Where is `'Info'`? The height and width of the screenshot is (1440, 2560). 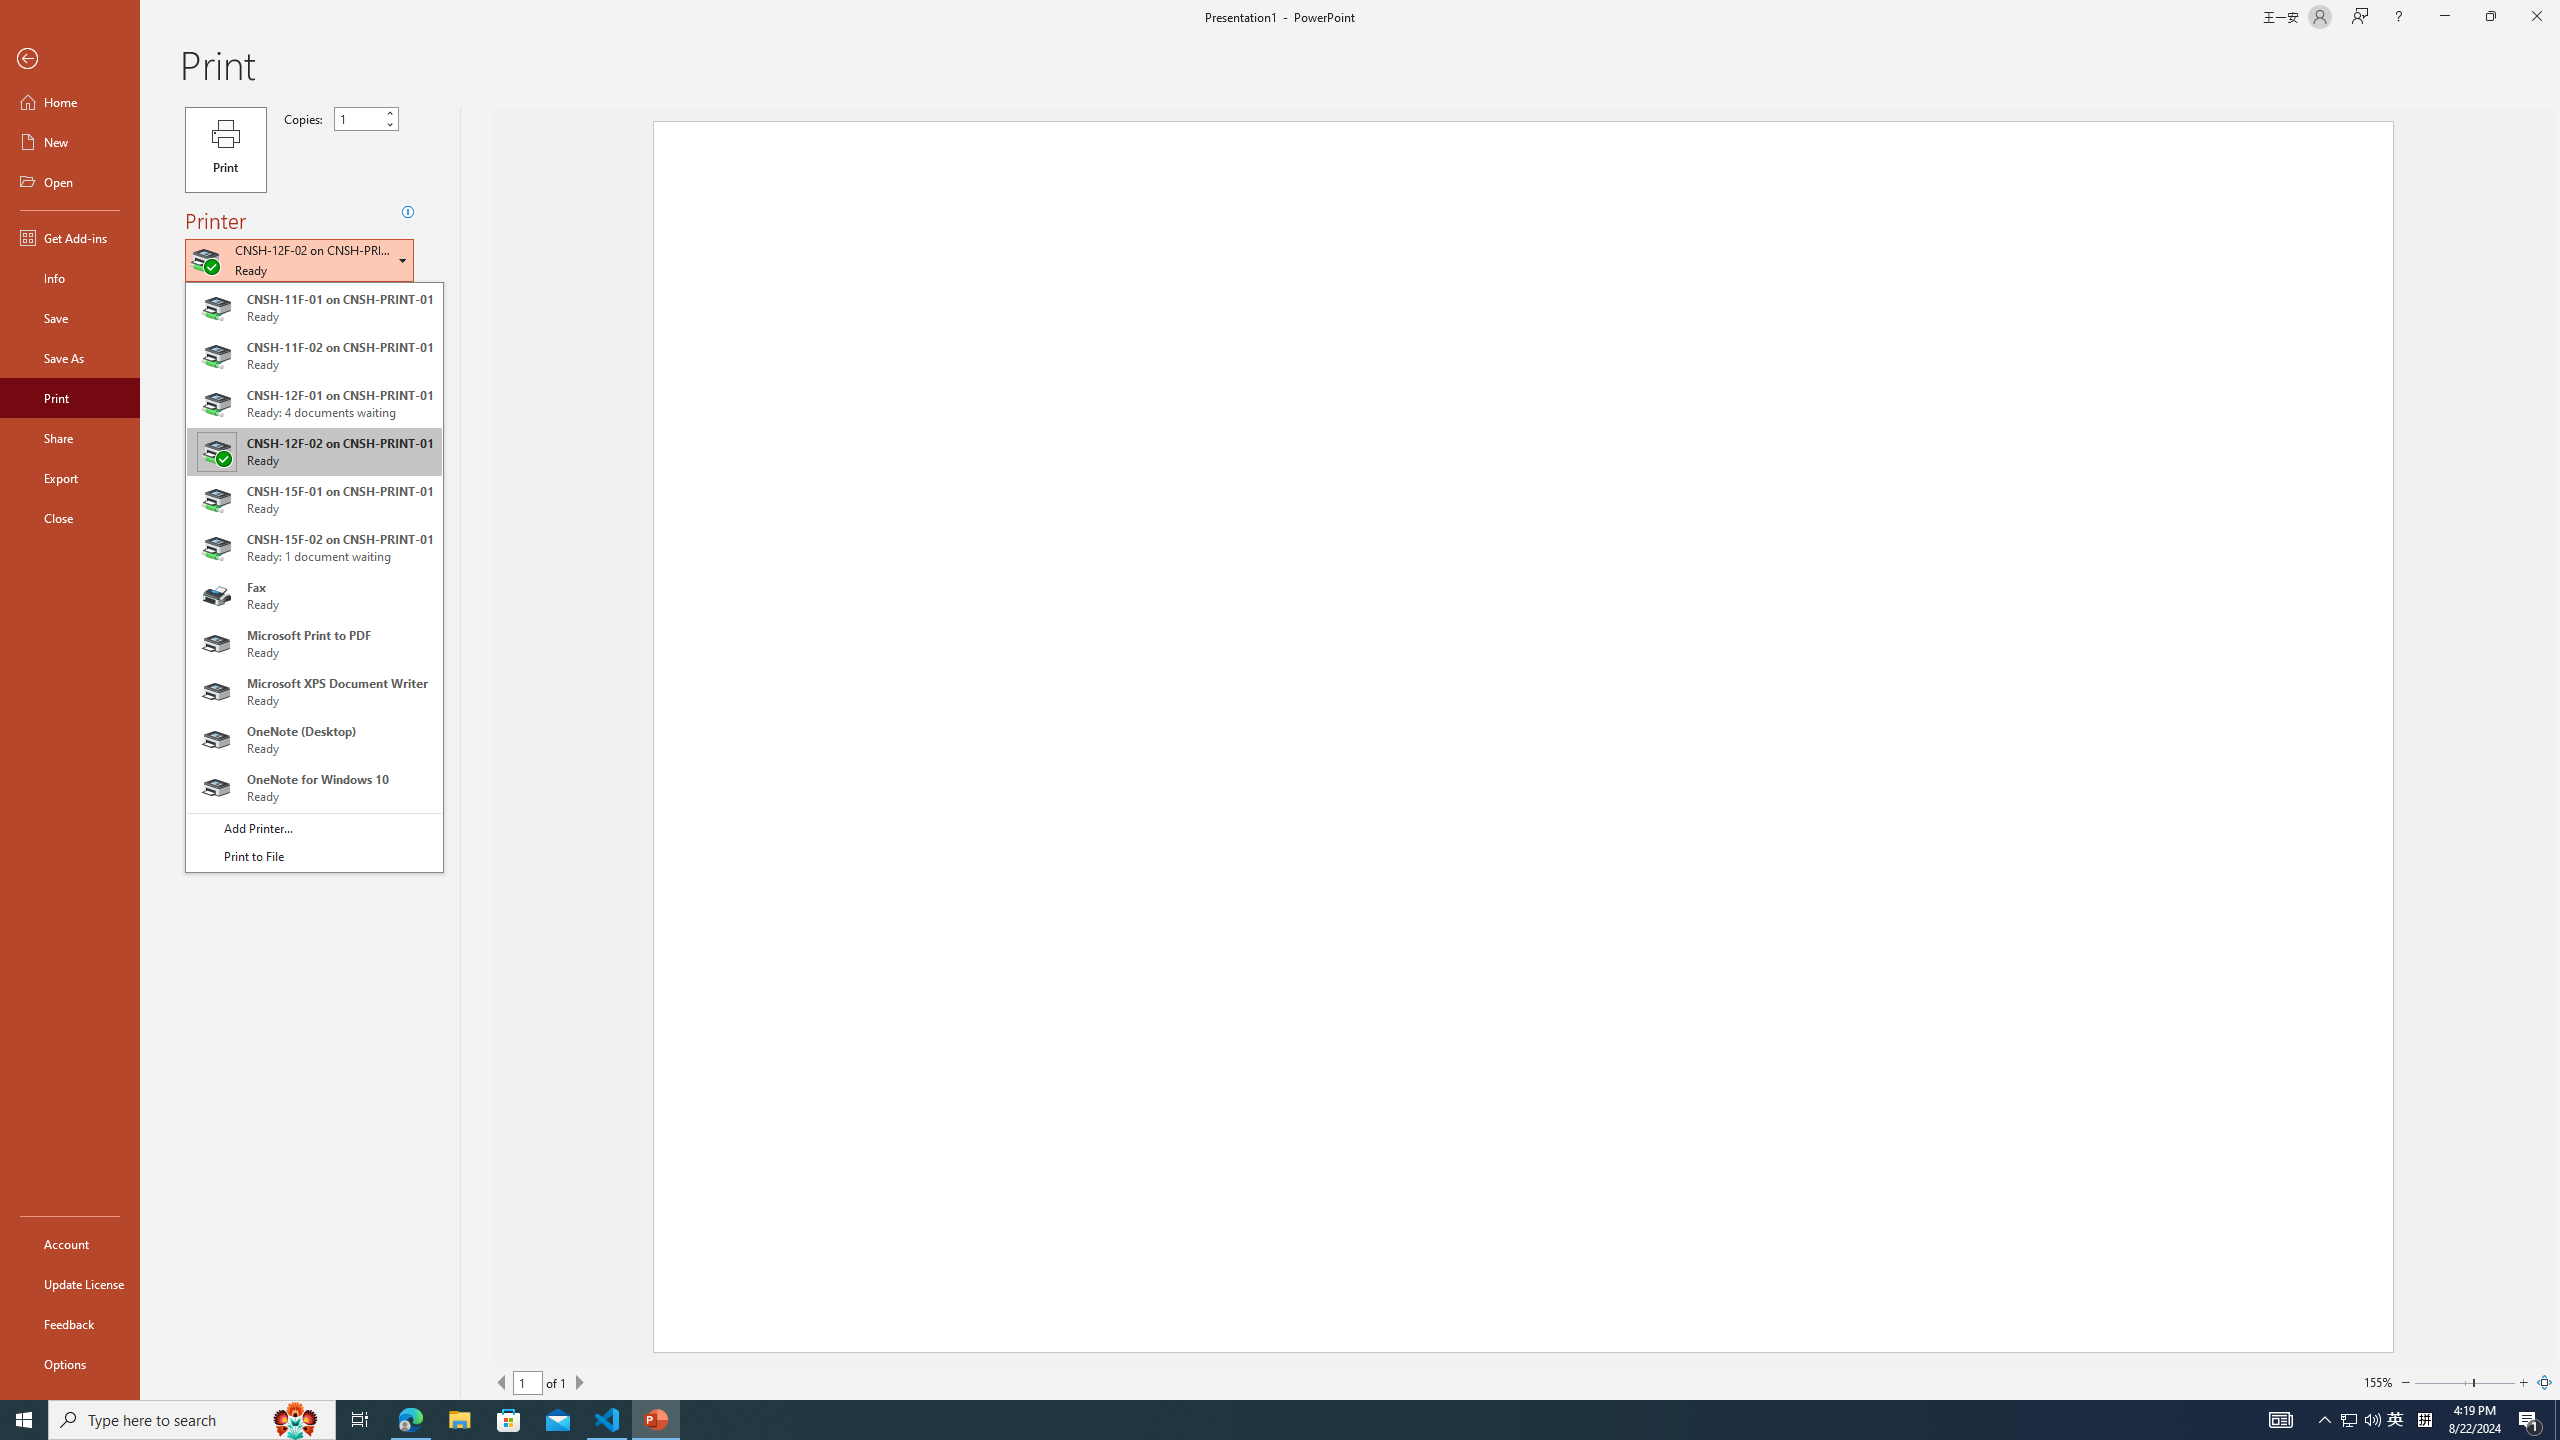
'Info' is located at coordinates (69, 276).